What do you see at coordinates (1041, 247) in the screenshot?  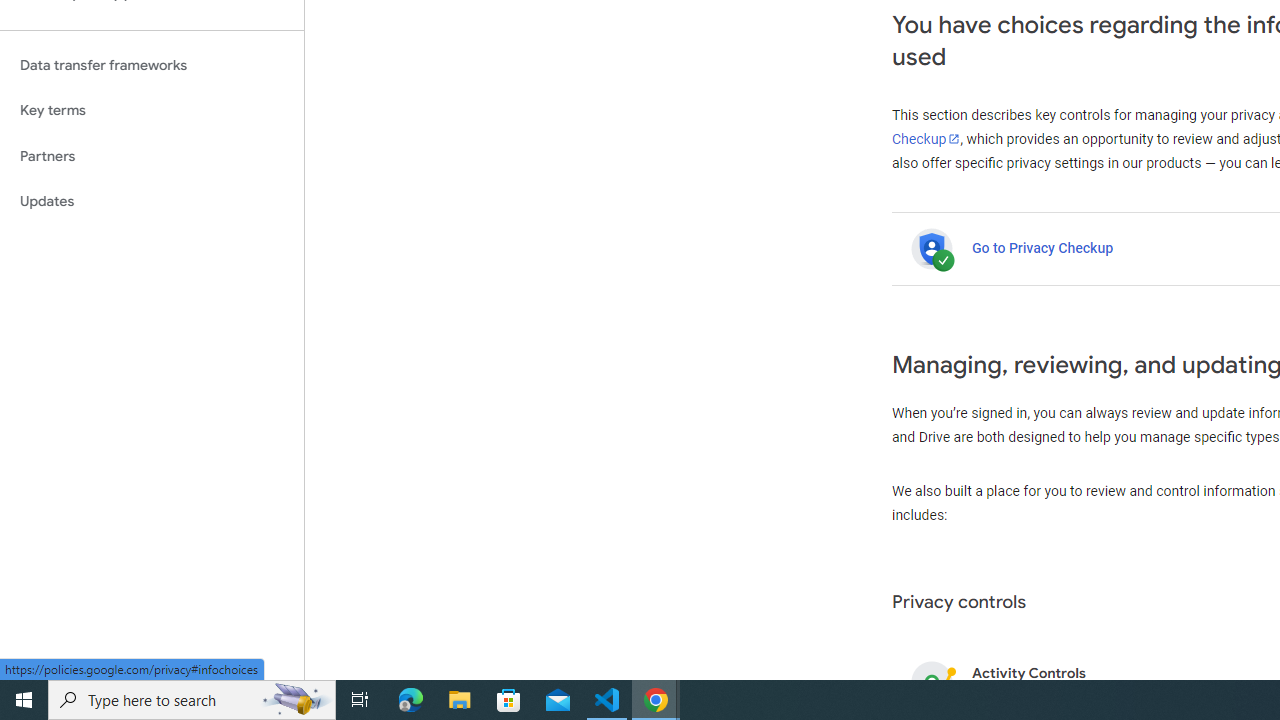 I see `'Go to Privacy Checkup'` at bounding box center [1041, 247].